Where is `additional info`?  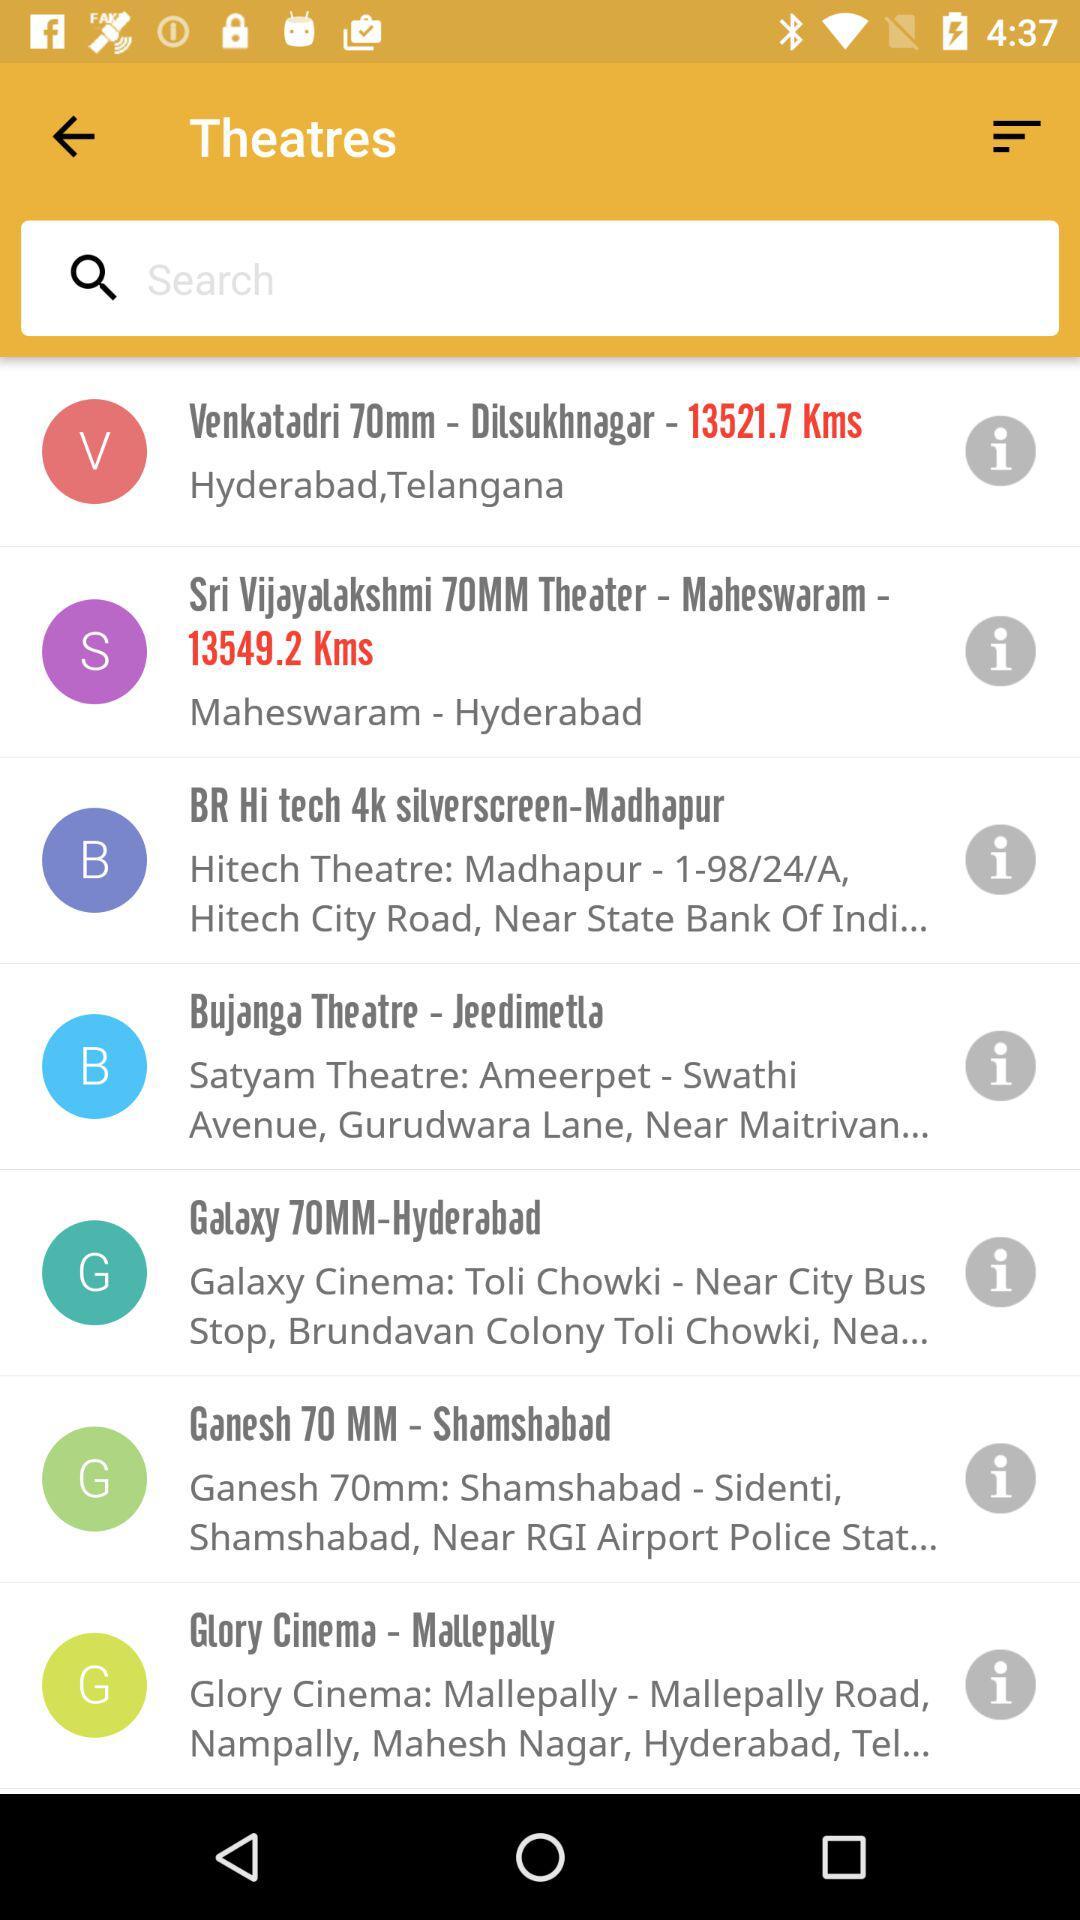
additional info is located at coordinates (1001, 1478).